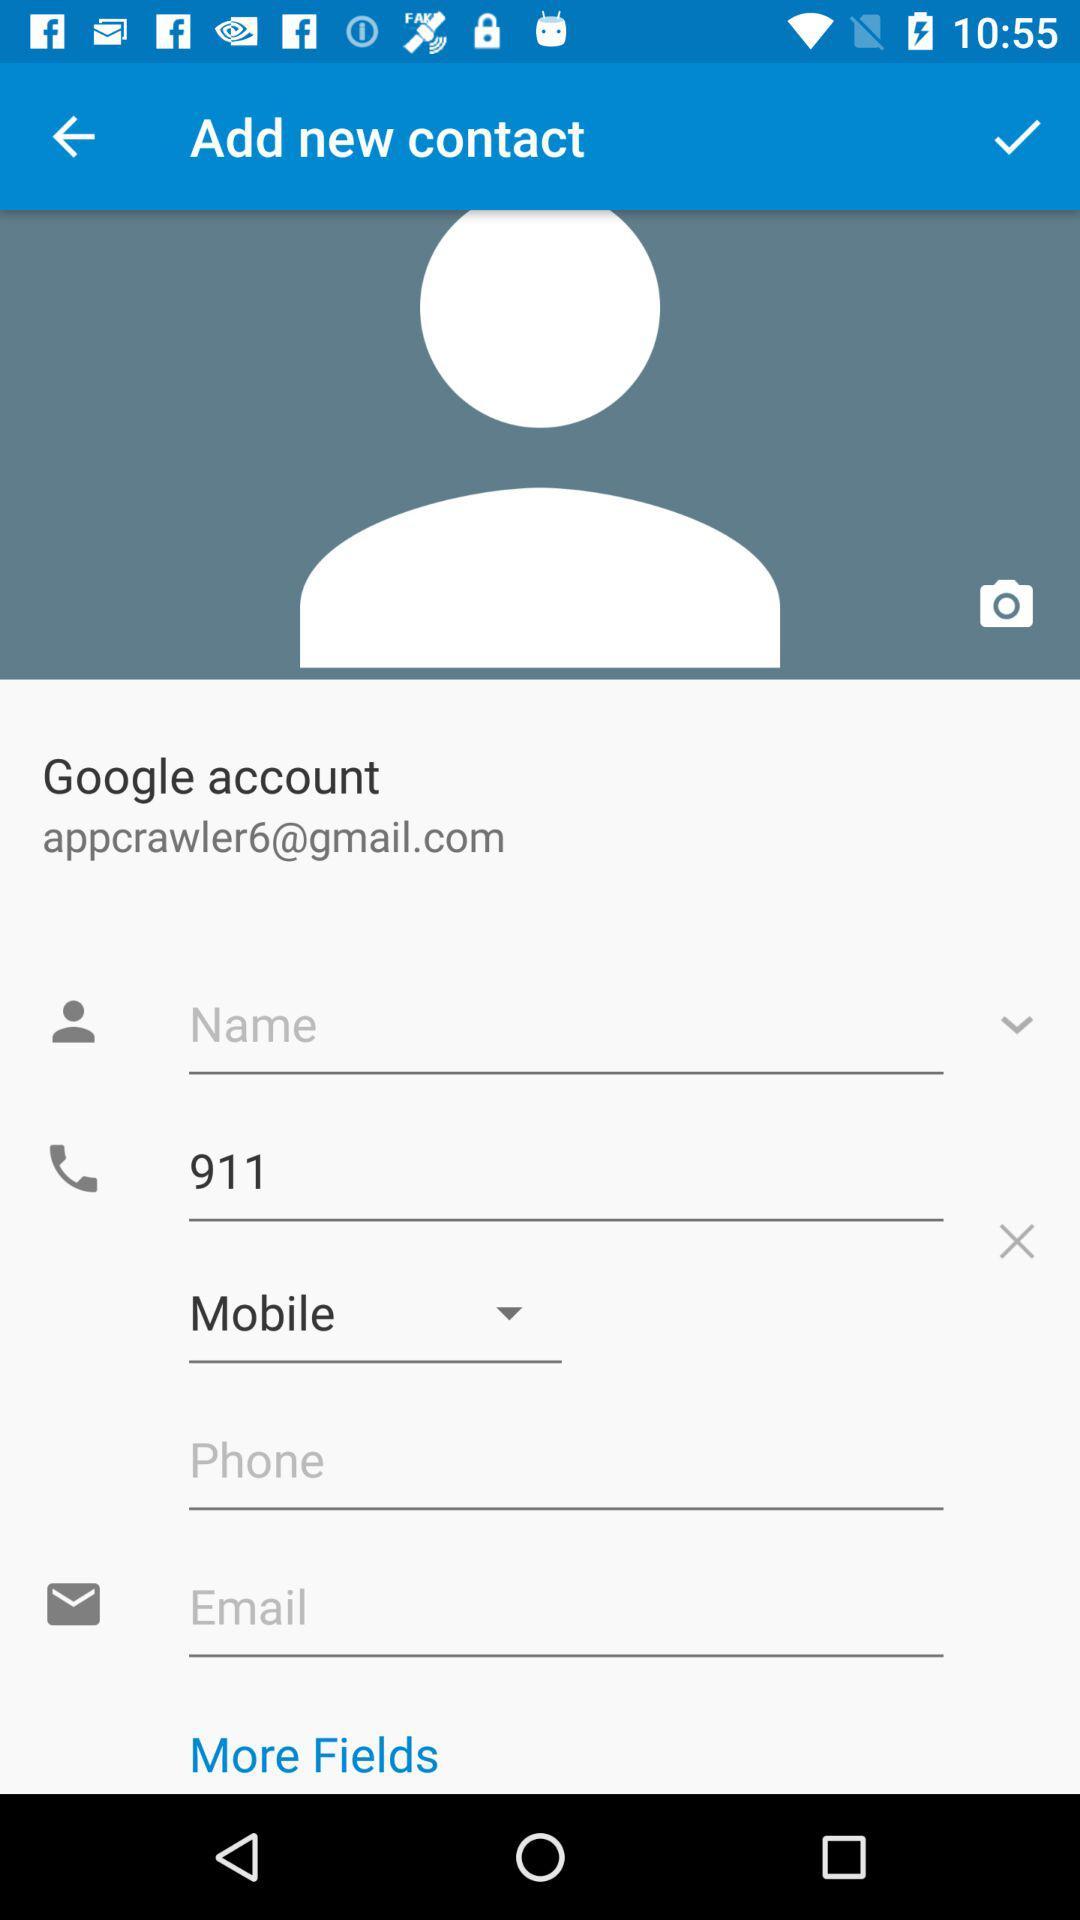 The image size is (1080, 1920). I want to click on icon shown left to 911, so click(72, 1168).